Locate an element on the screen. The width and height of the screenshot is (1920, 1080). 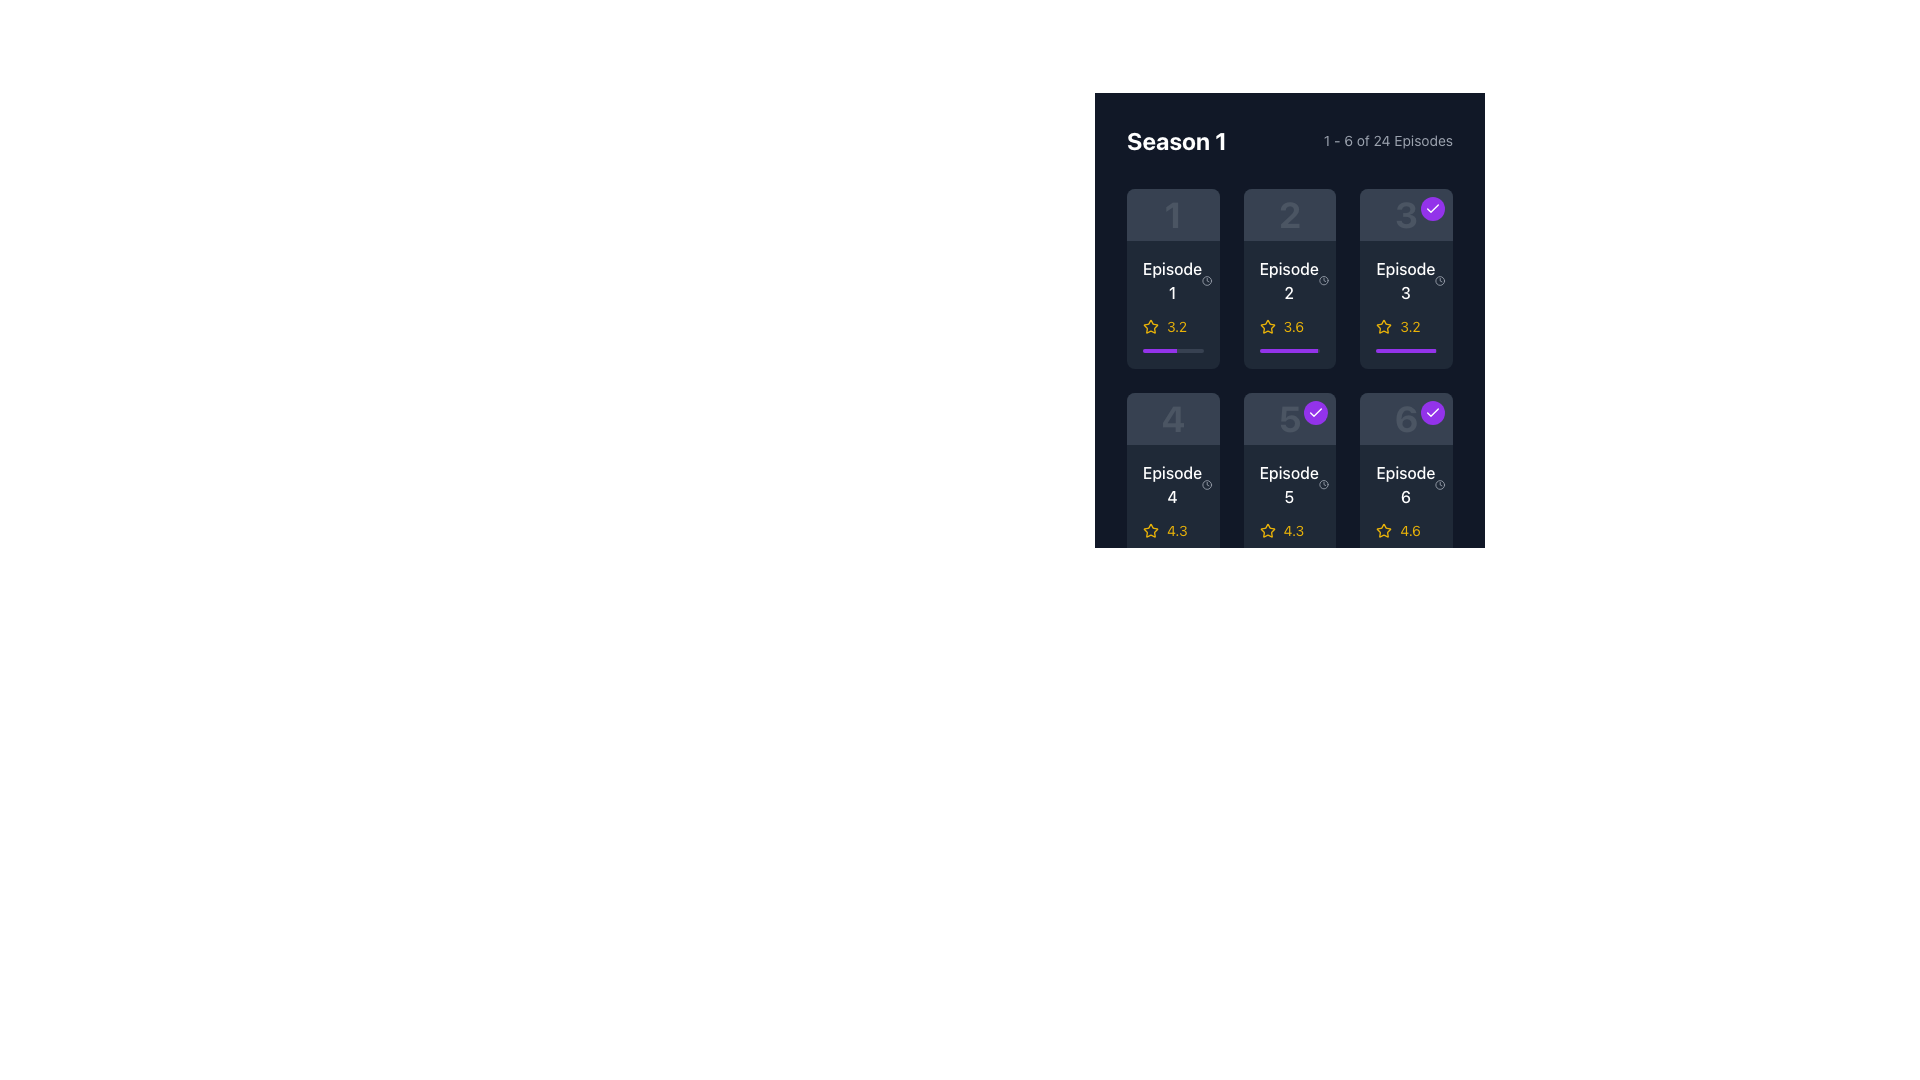
the text label displaying 'Episode 5', which is styled in white color and is part of the episode cards under 'Season 1'. This element is visually distinct with the numeral '5' positioned below the word 'Episode' is located at coordinates (1289, 485).